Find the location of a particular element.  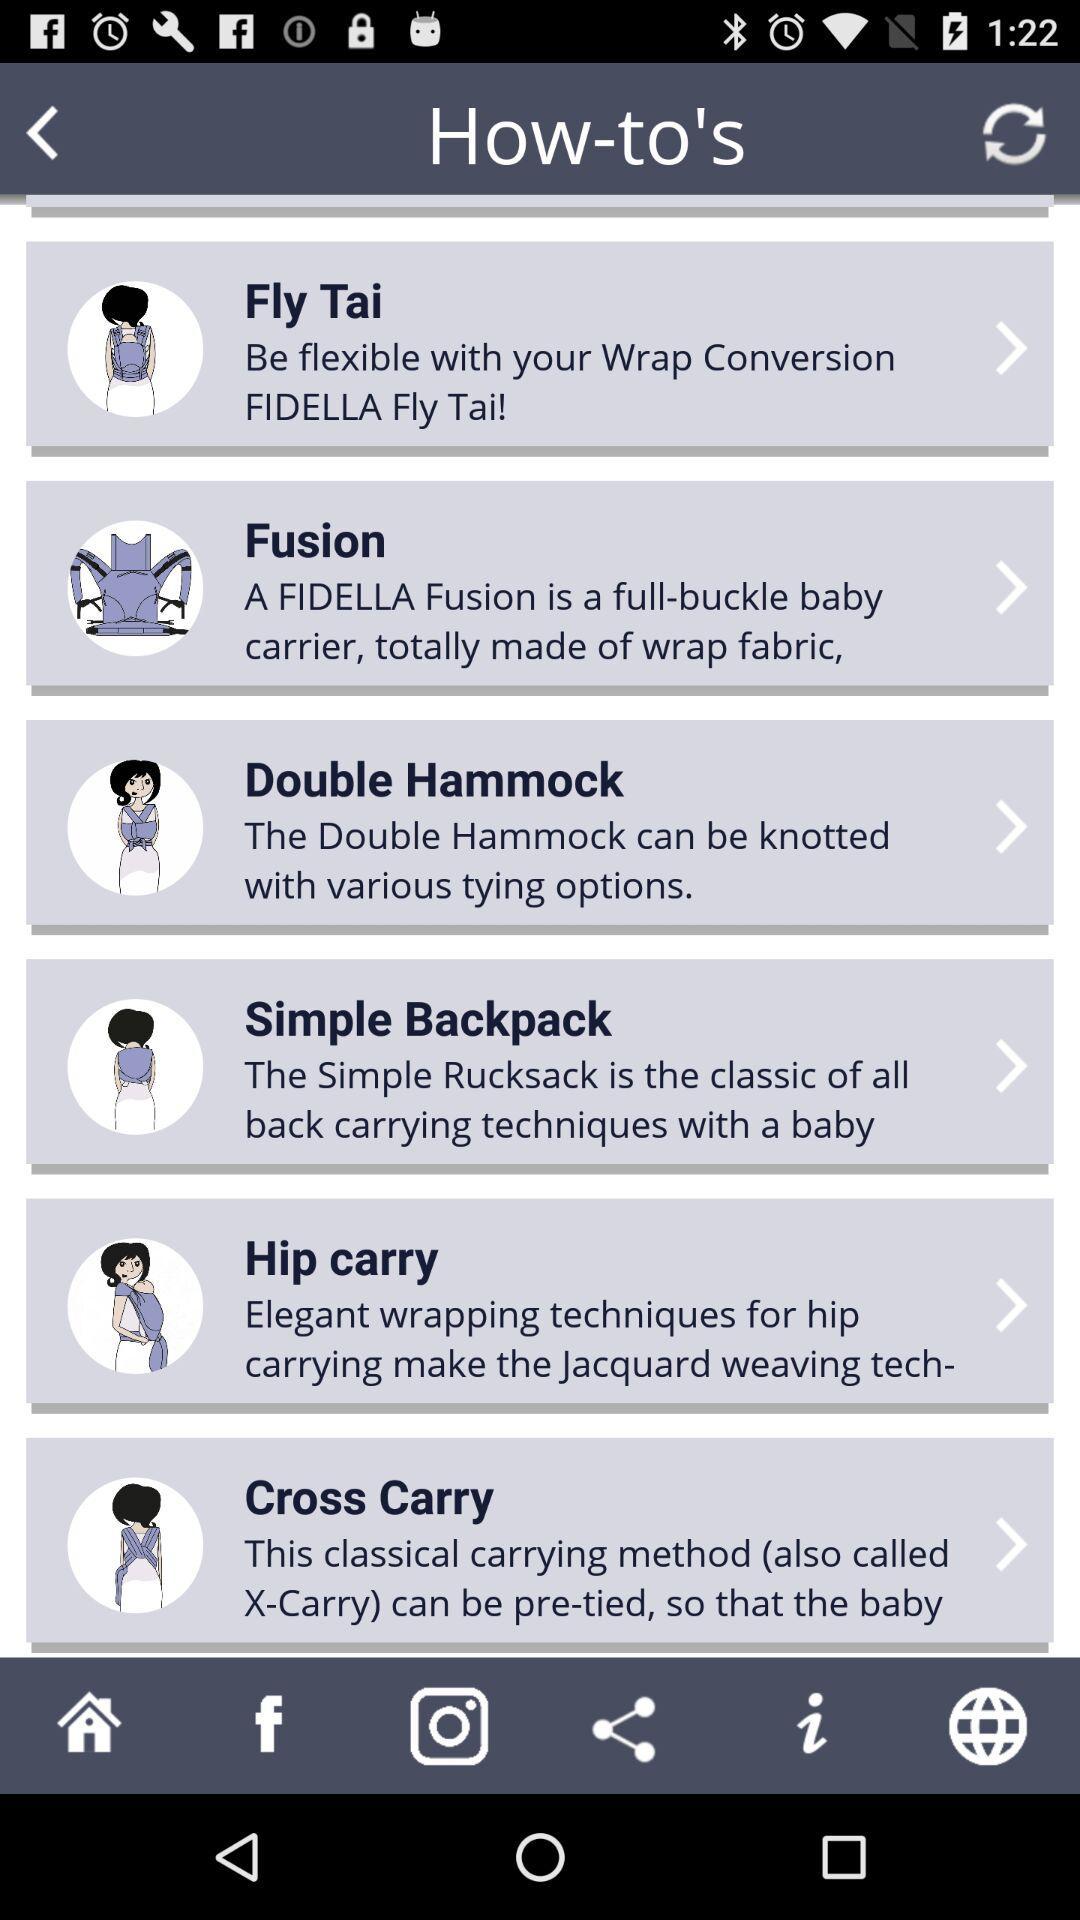

suggested website is located at coordinates (990, 1724).